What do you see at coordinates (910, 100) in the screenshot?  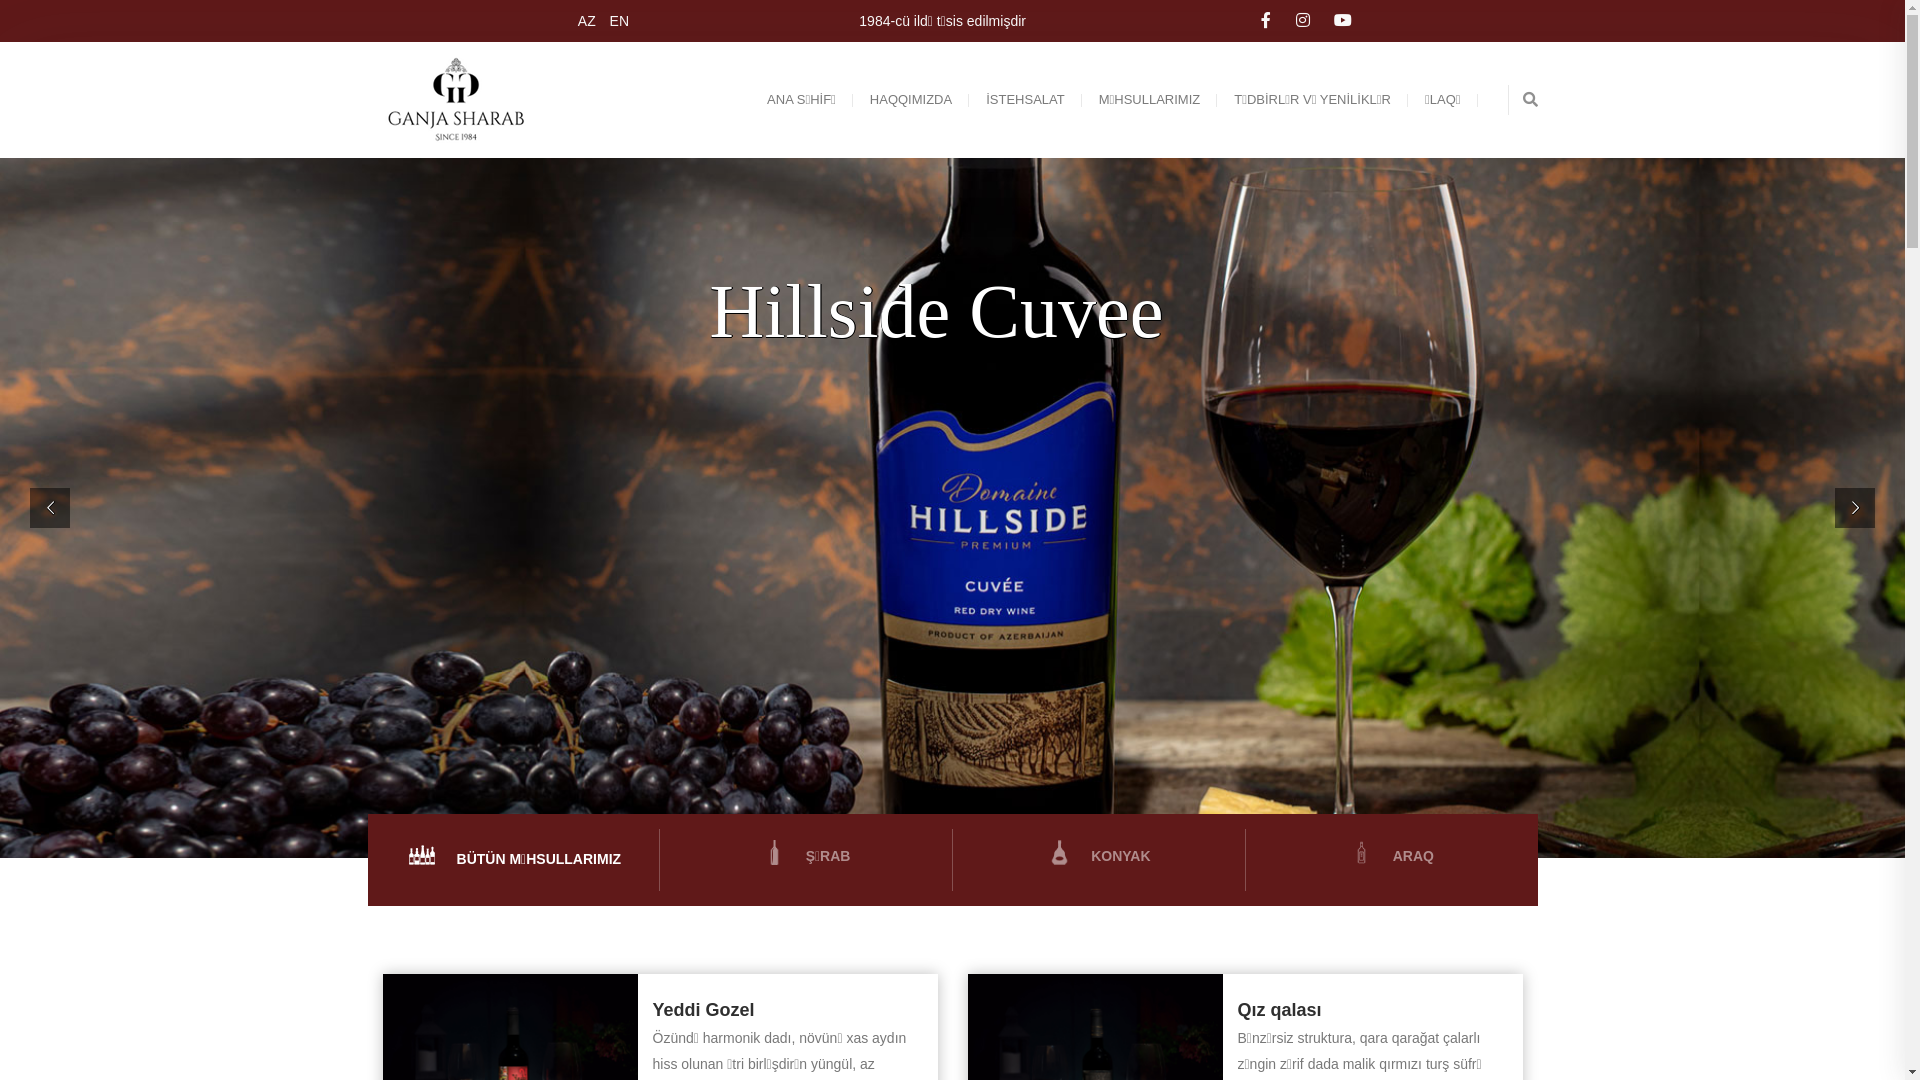 I see `'HAQQIMIZDA'` at bounding box center [910, 100].